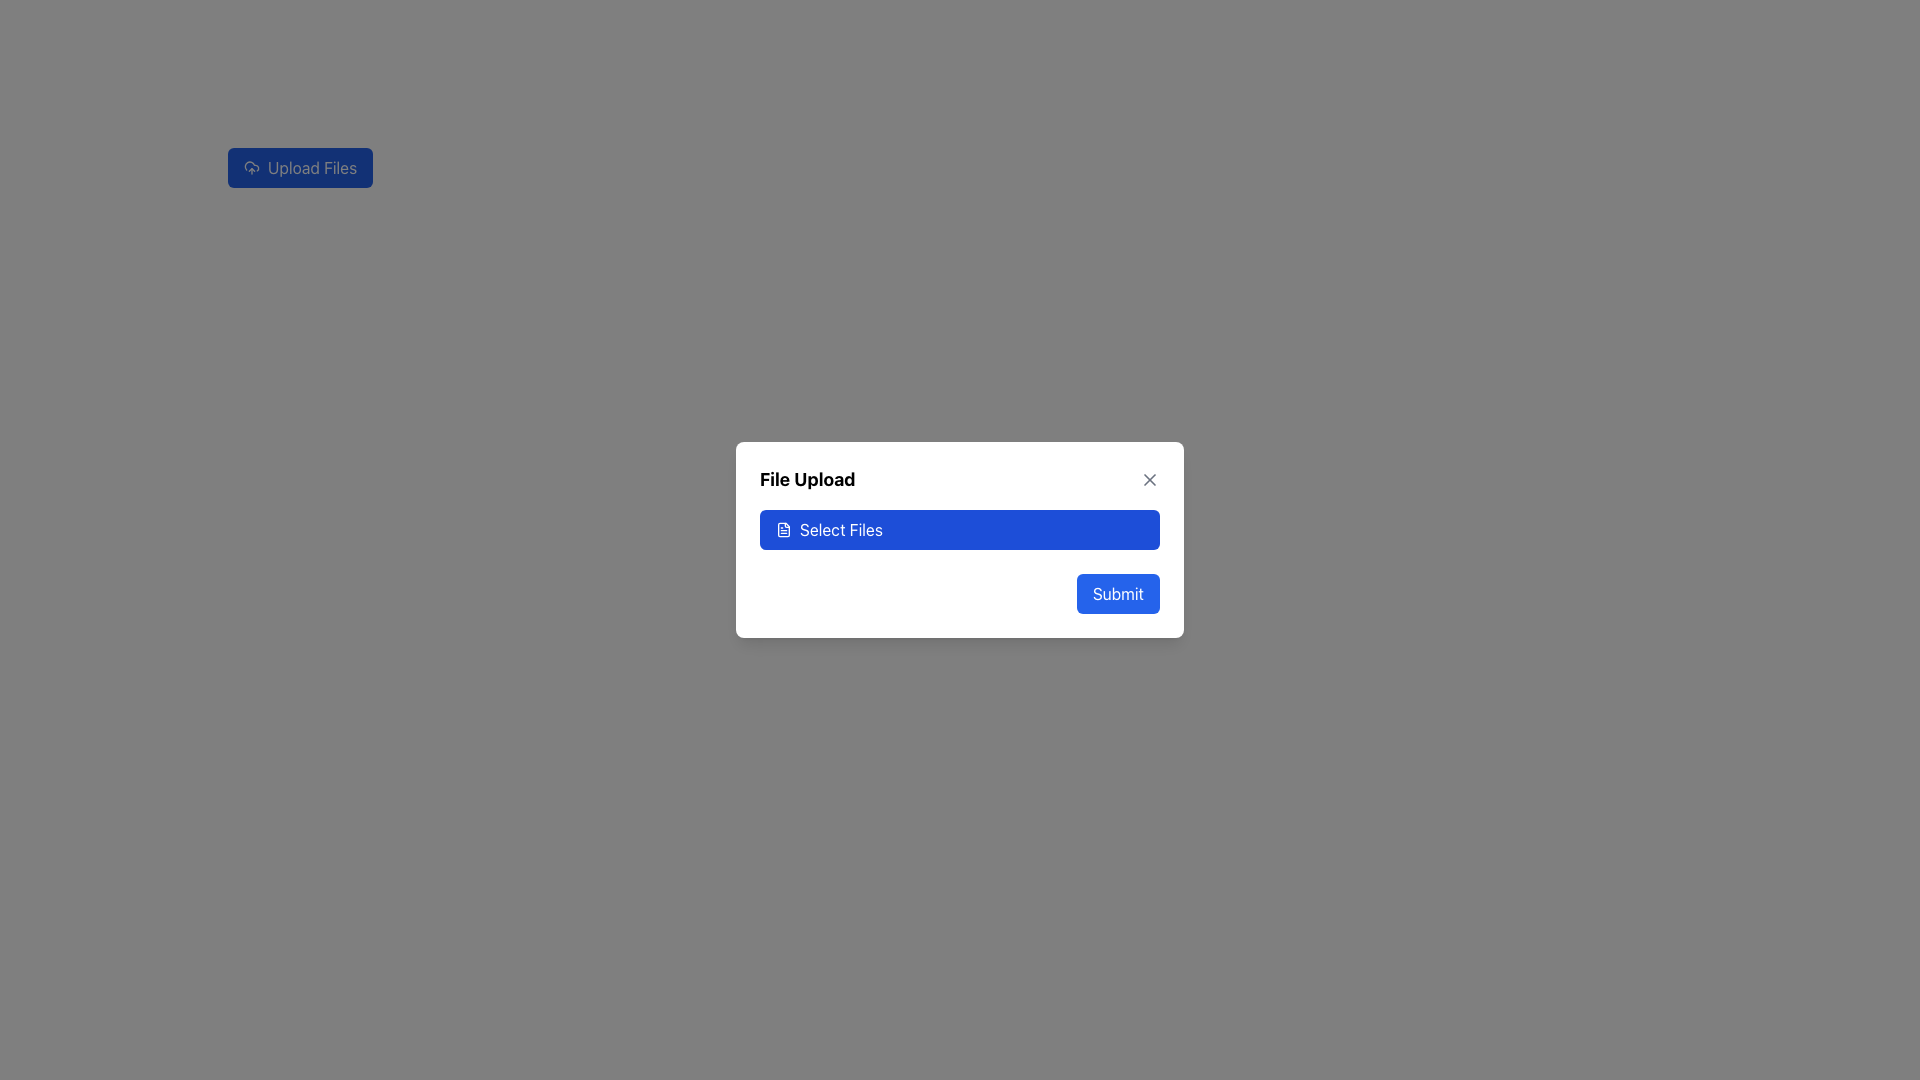 The image size is (1920, 1080). I want to click on the 'Submit' button located at the bottom-right corner of the dialog box to activate the hover effect, so click(1117, 593).